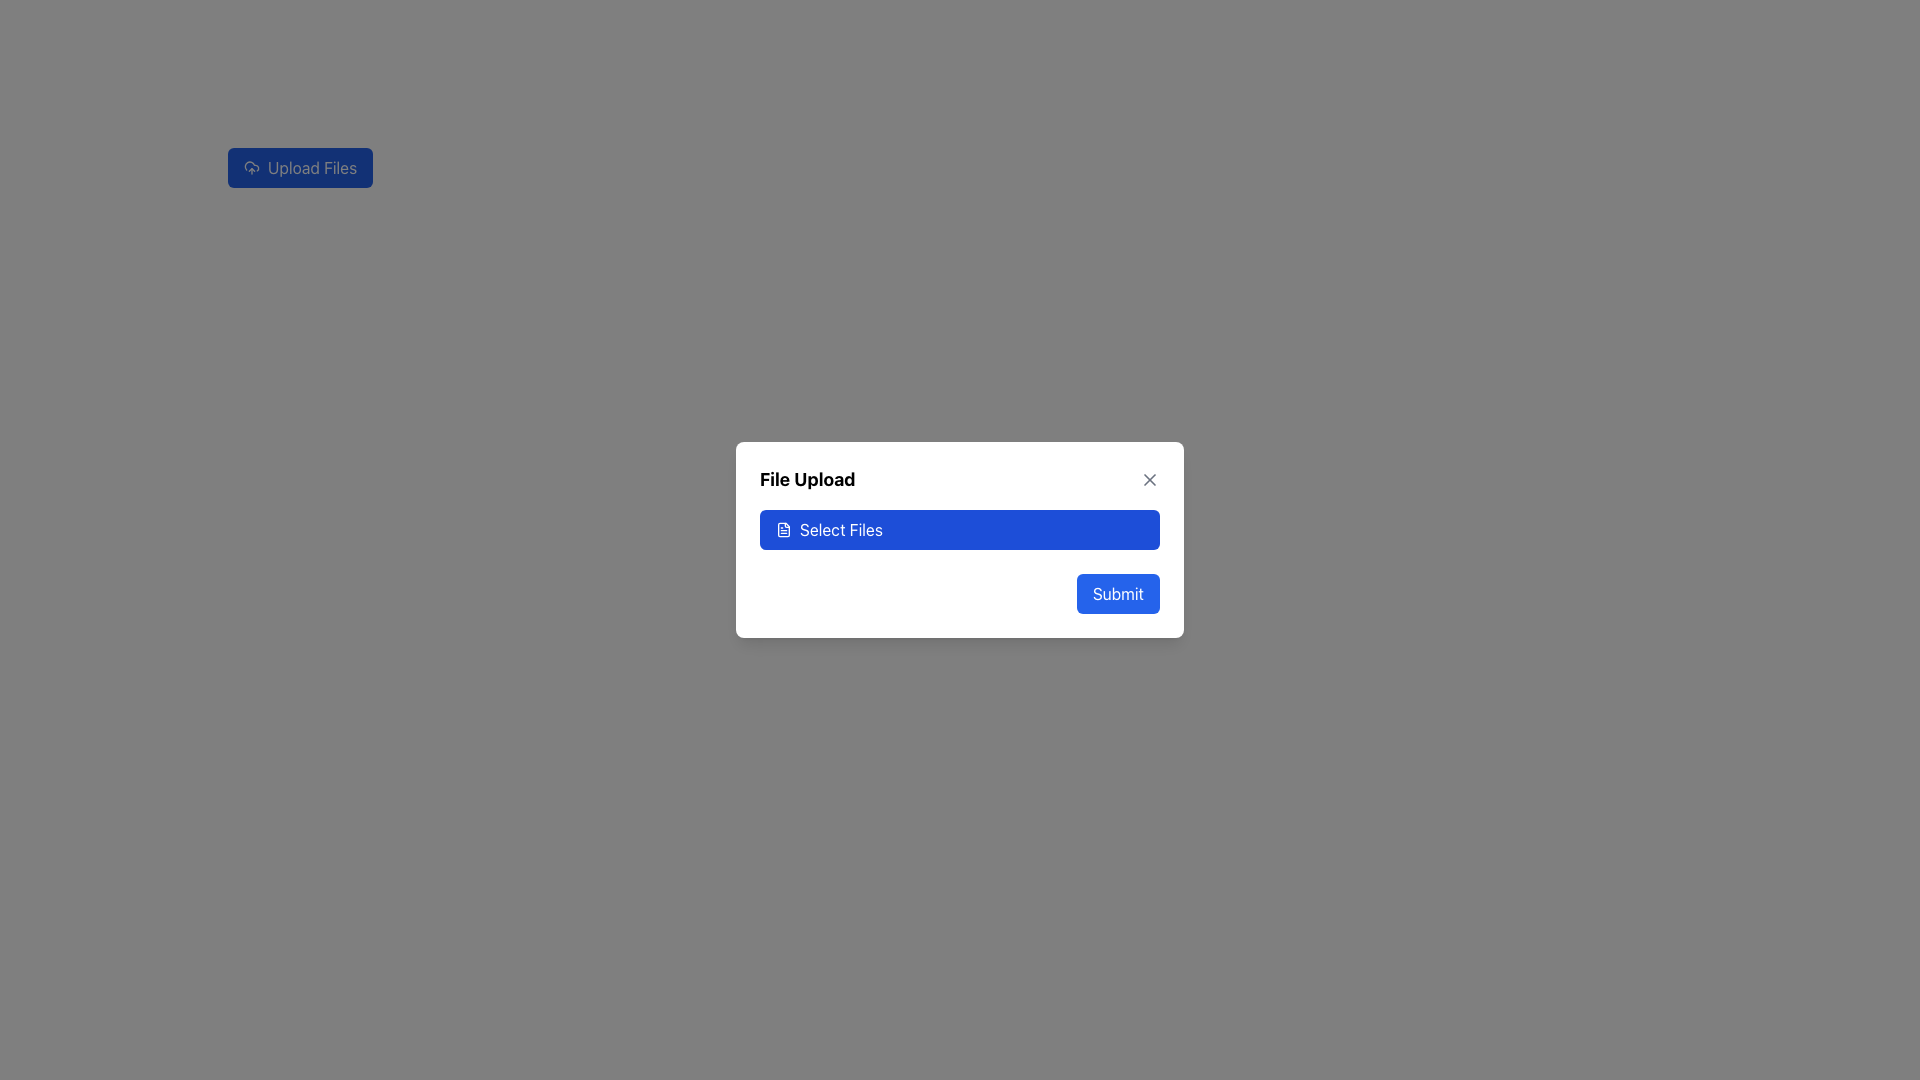 The image size is (1920, 1080). I want to click on the 'Submit' button located at the bottom-right corner of the dialog box to activate the hover effect, so click(1117, 593).